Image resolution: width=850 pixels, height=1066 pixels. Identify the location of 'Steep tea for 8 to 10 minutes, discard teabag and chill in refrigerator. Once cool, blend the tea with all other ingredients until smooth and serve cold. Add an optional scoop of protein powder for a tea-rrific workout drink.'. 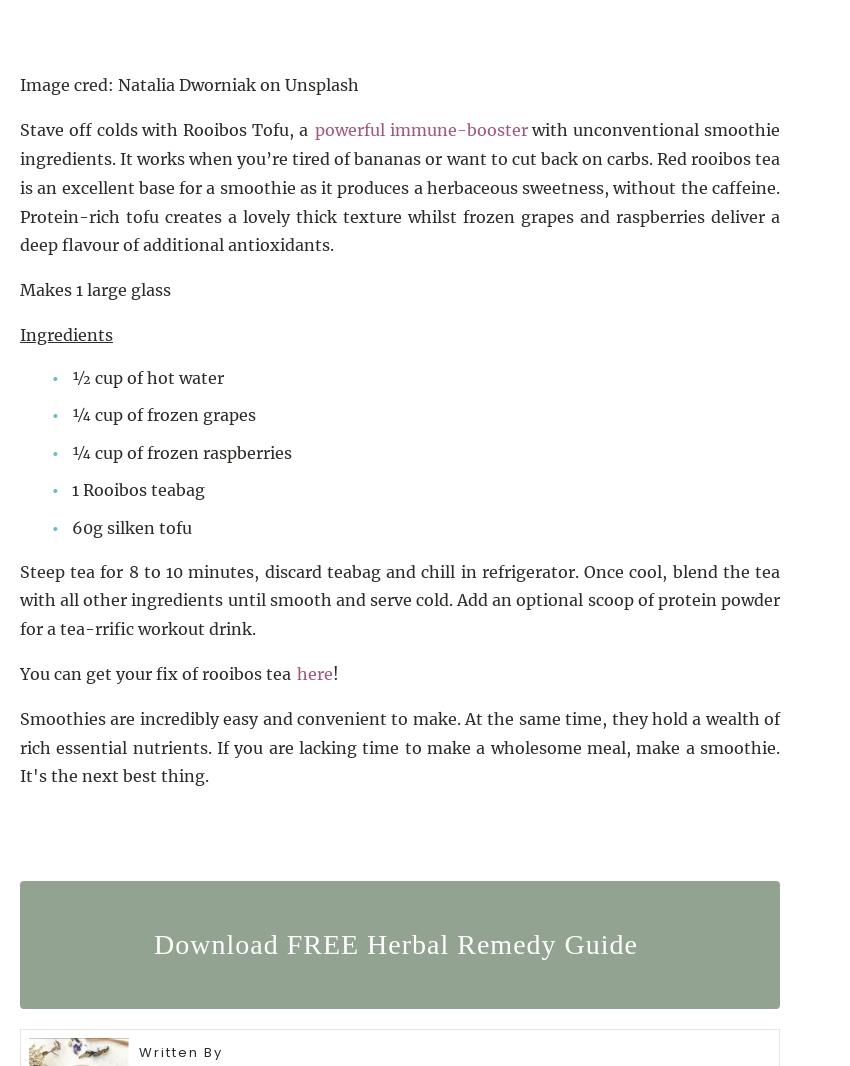
(400, 599).